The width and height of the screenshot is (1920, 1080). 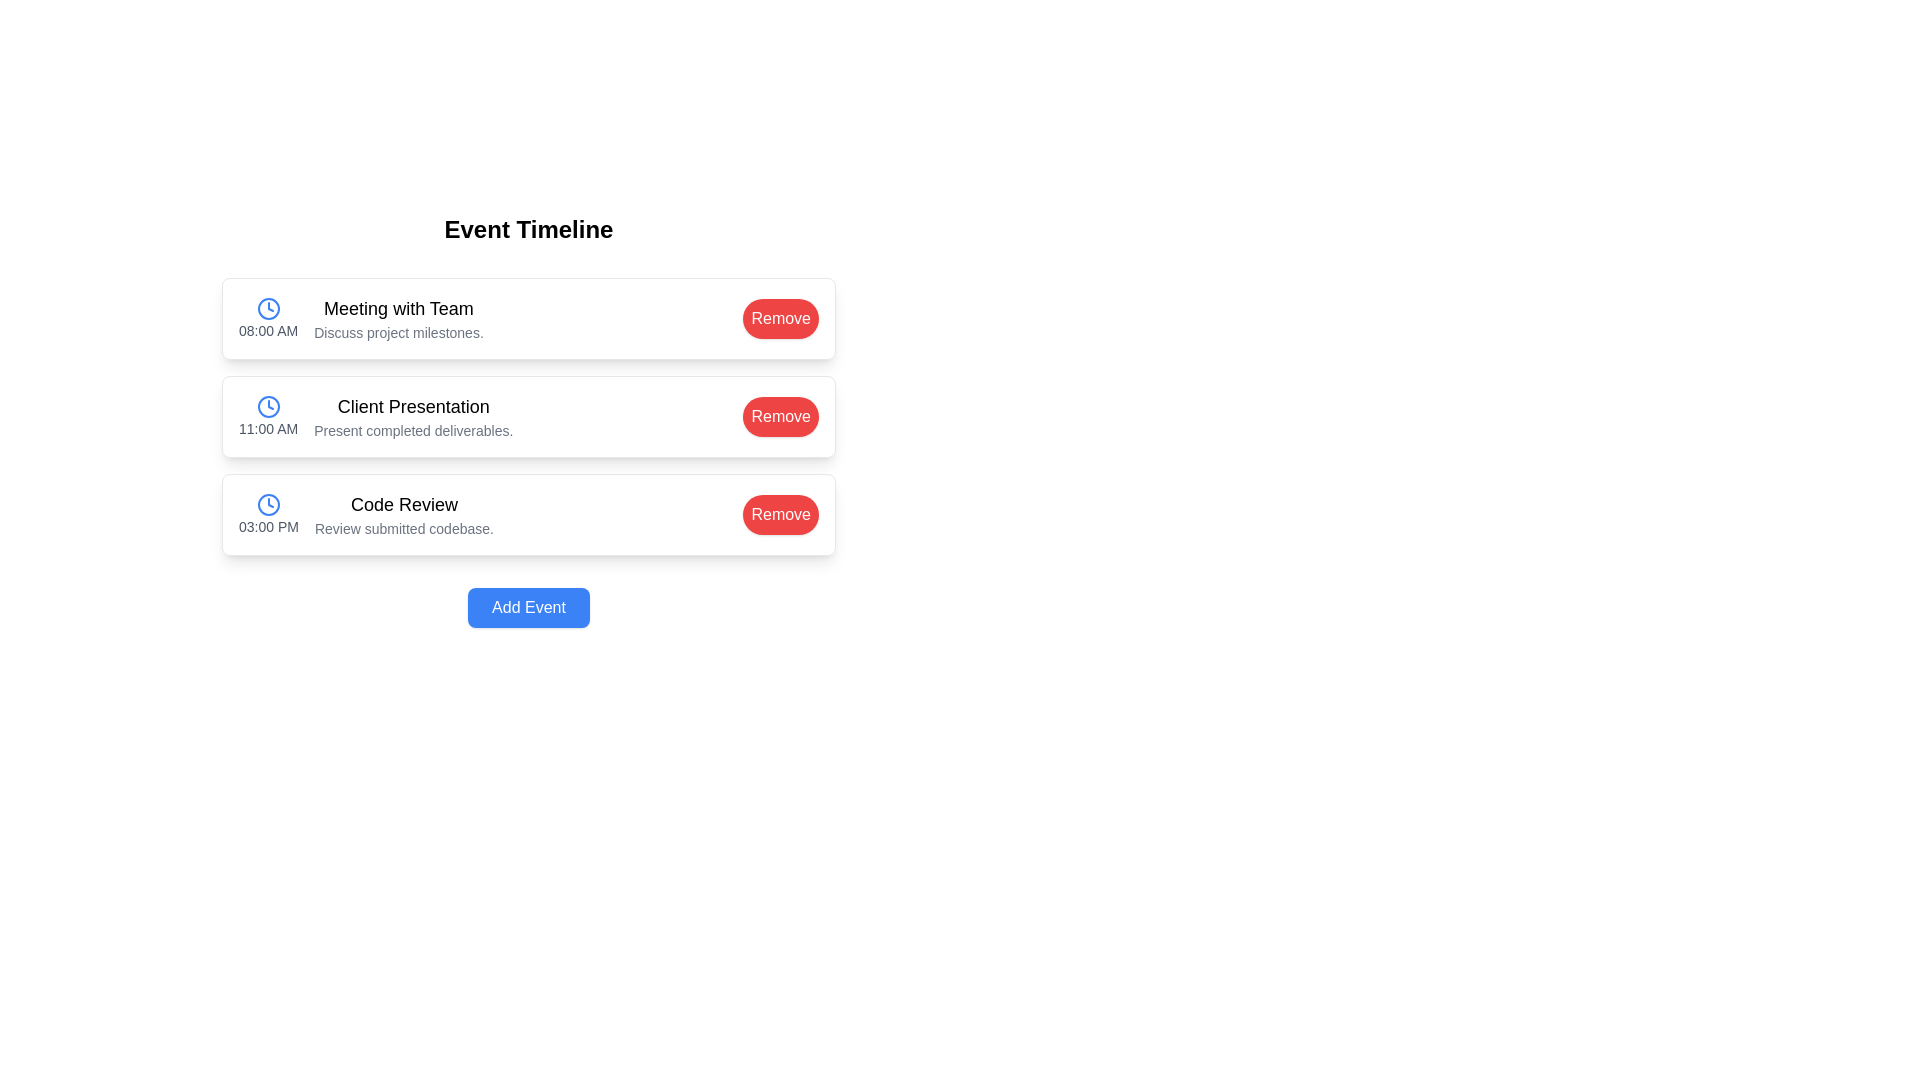 What do you see at coordinates (780, 514) in the screenshot?
I see `the button located in the bottom right of the 'Code Review' event card` at bounding box center [780, 514].